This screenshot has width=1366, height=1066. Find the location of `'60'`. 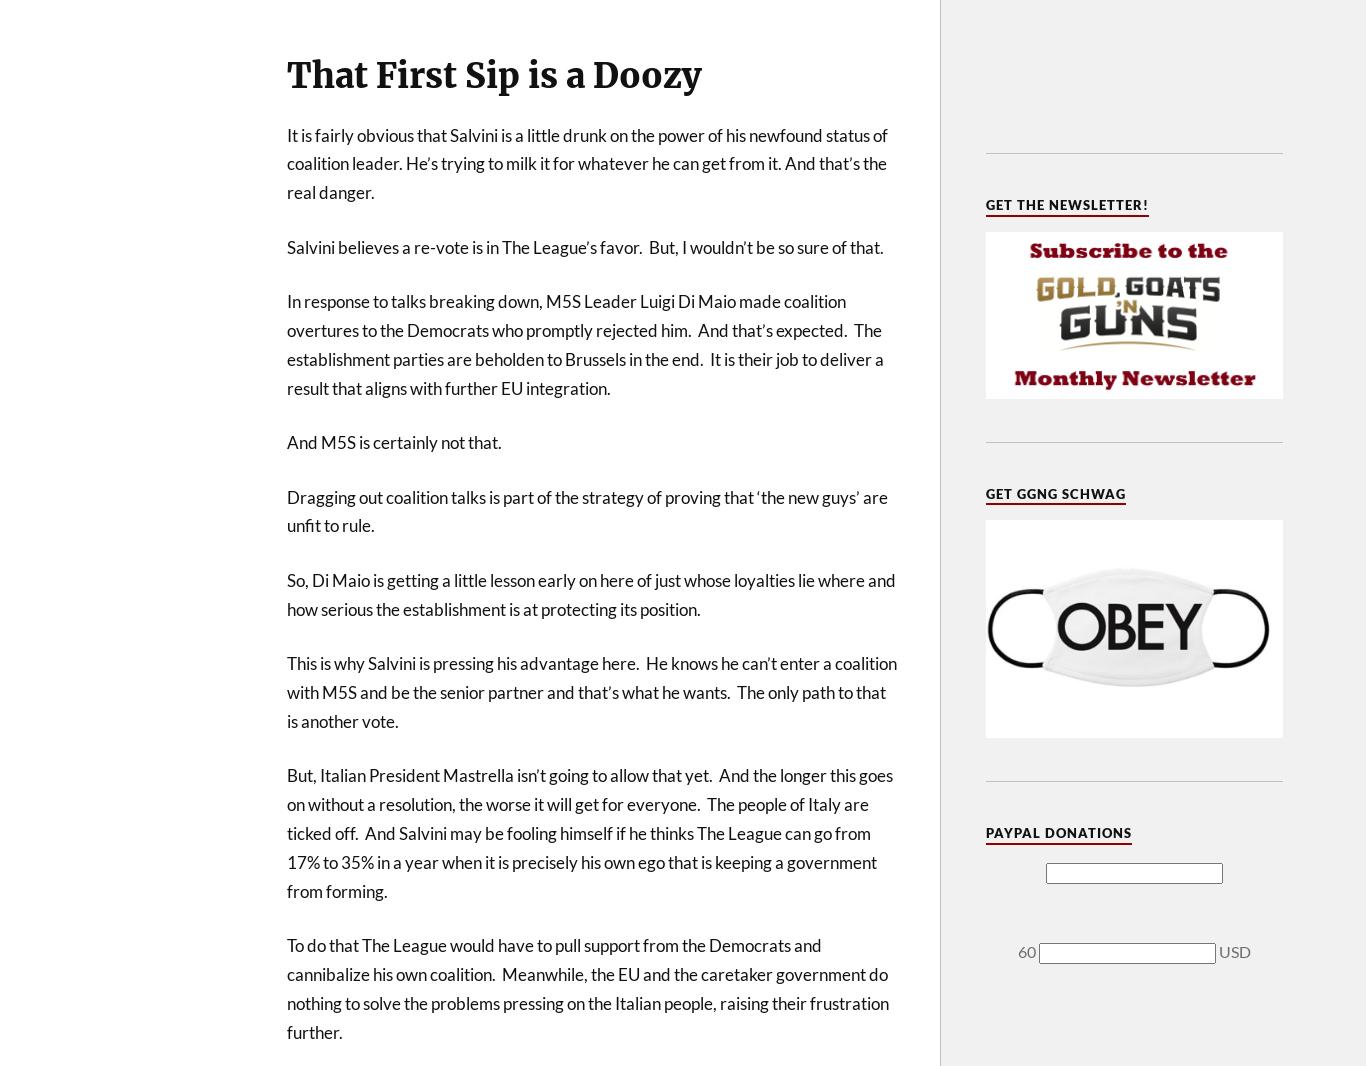

'60' is located at coordinates (1027, 950).